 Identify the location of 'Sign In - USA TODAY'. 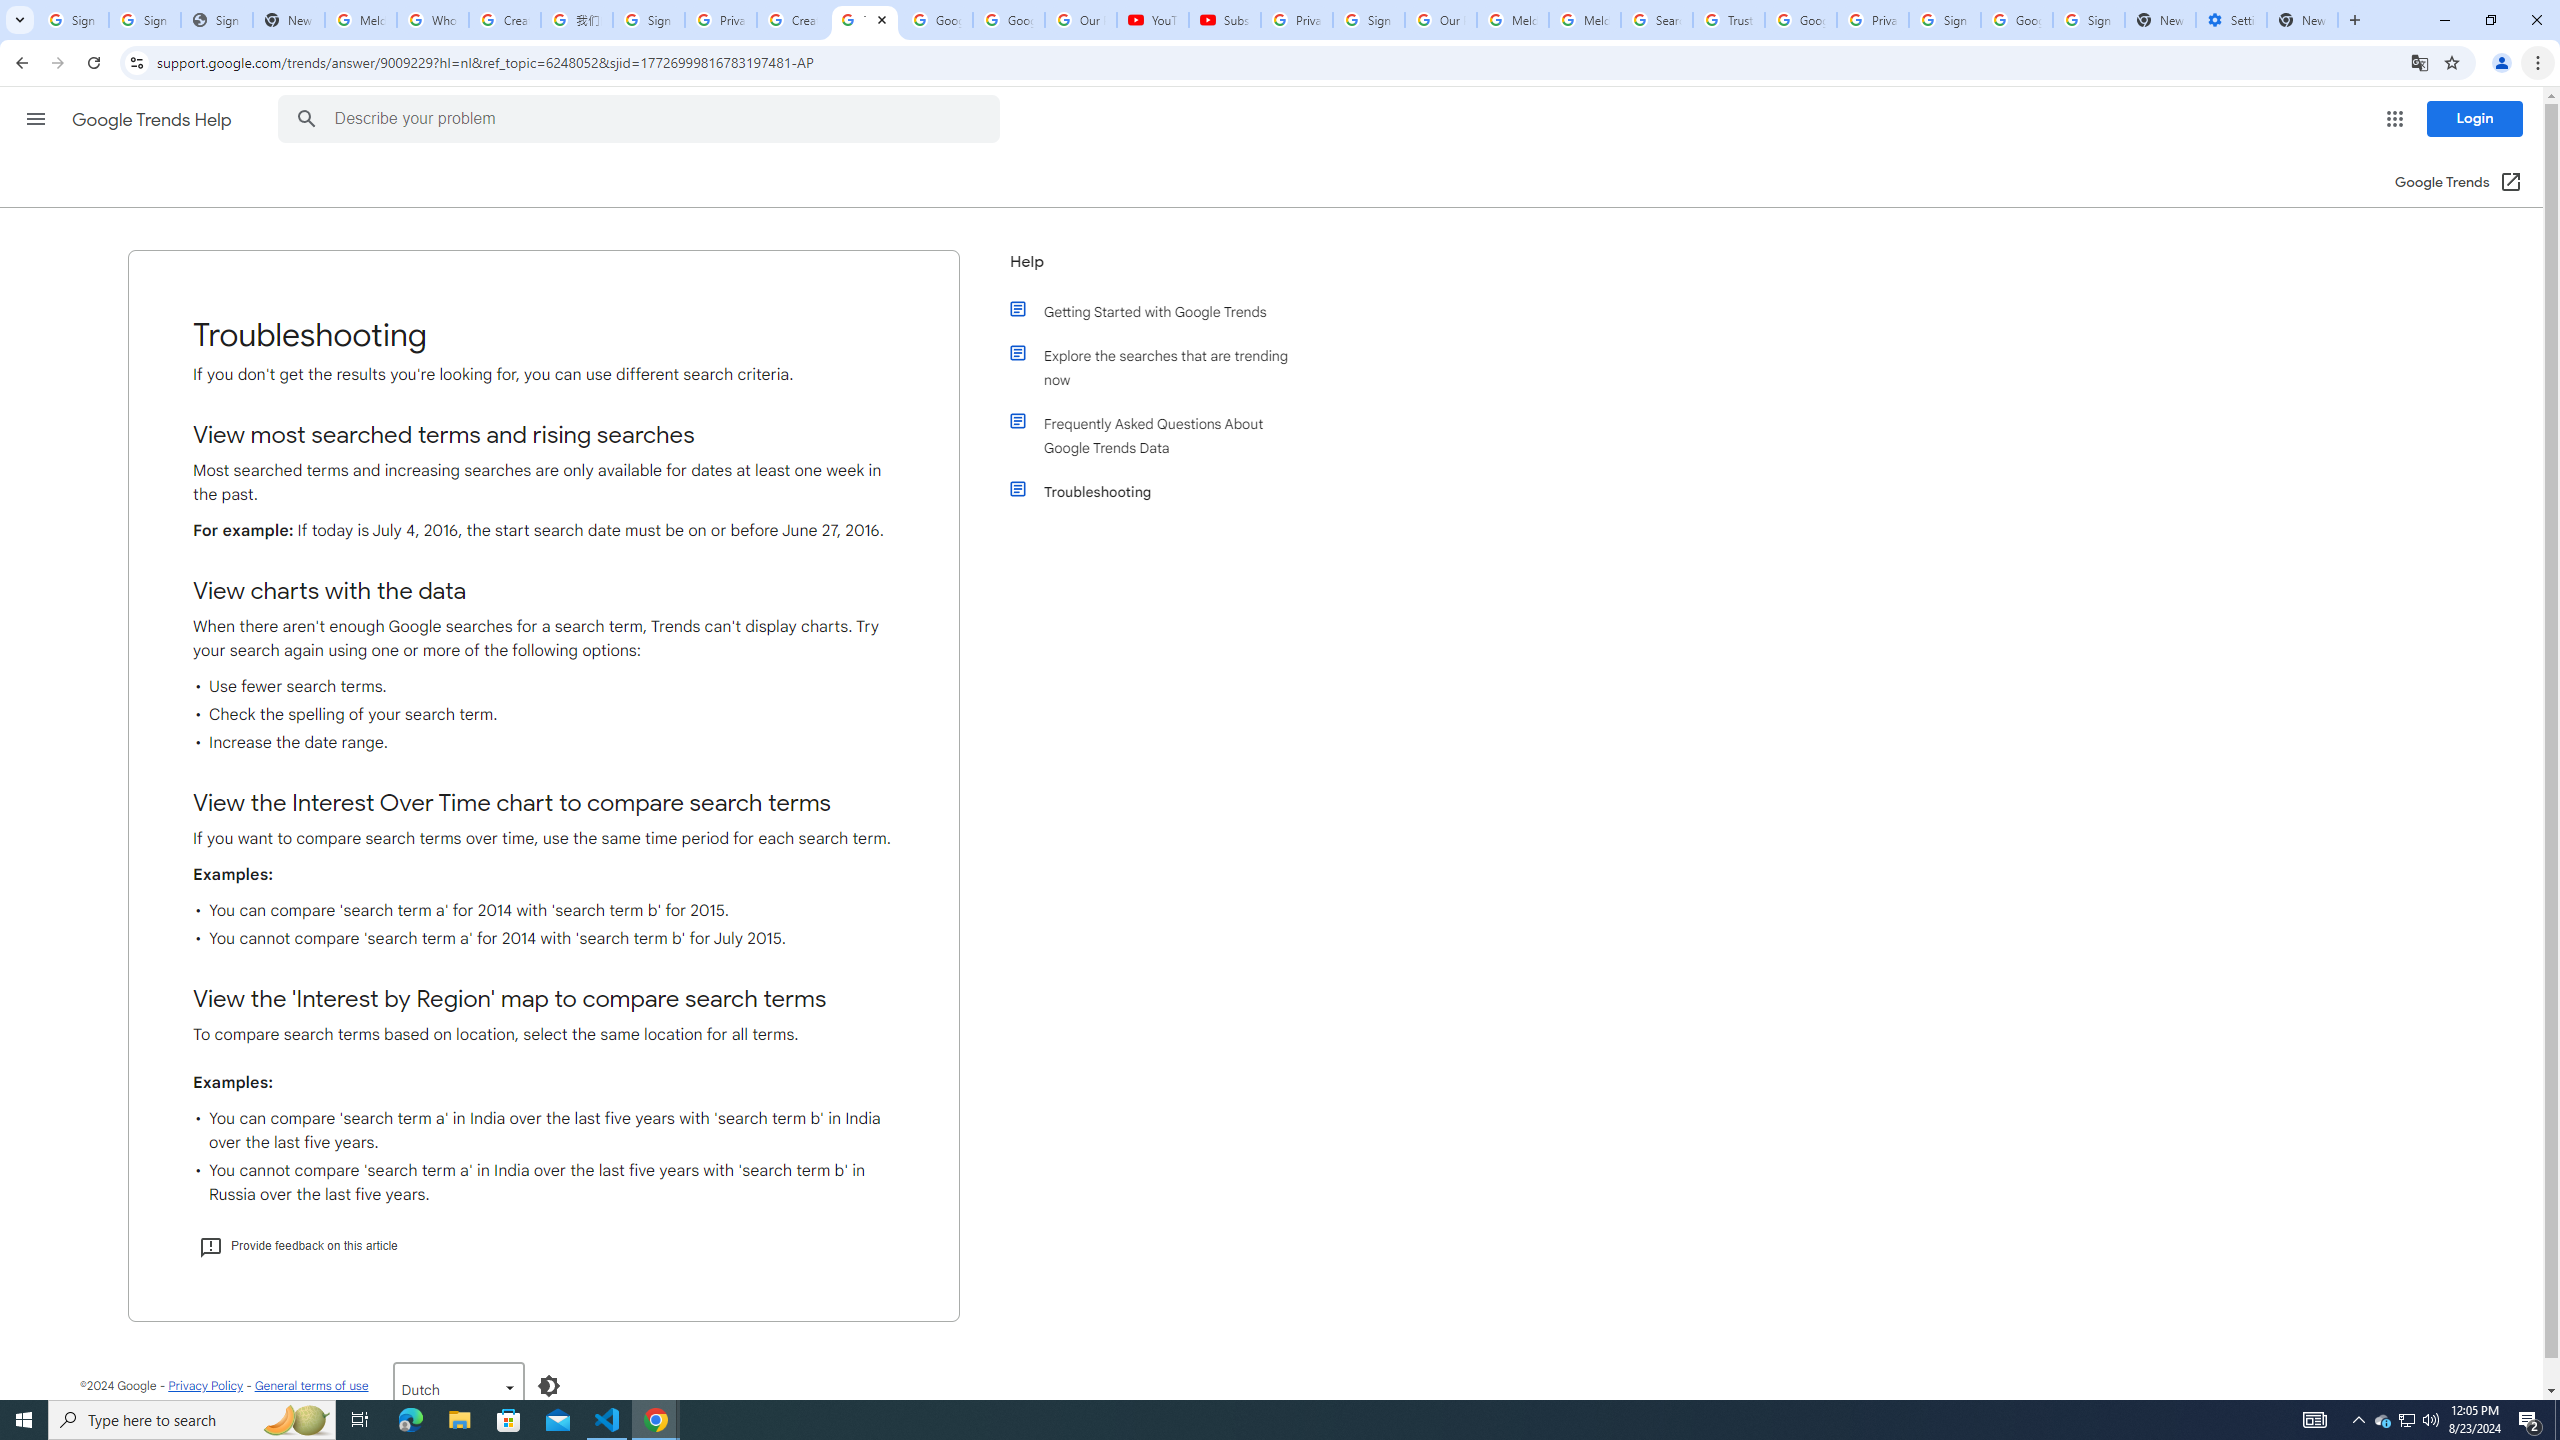
(216, 19).